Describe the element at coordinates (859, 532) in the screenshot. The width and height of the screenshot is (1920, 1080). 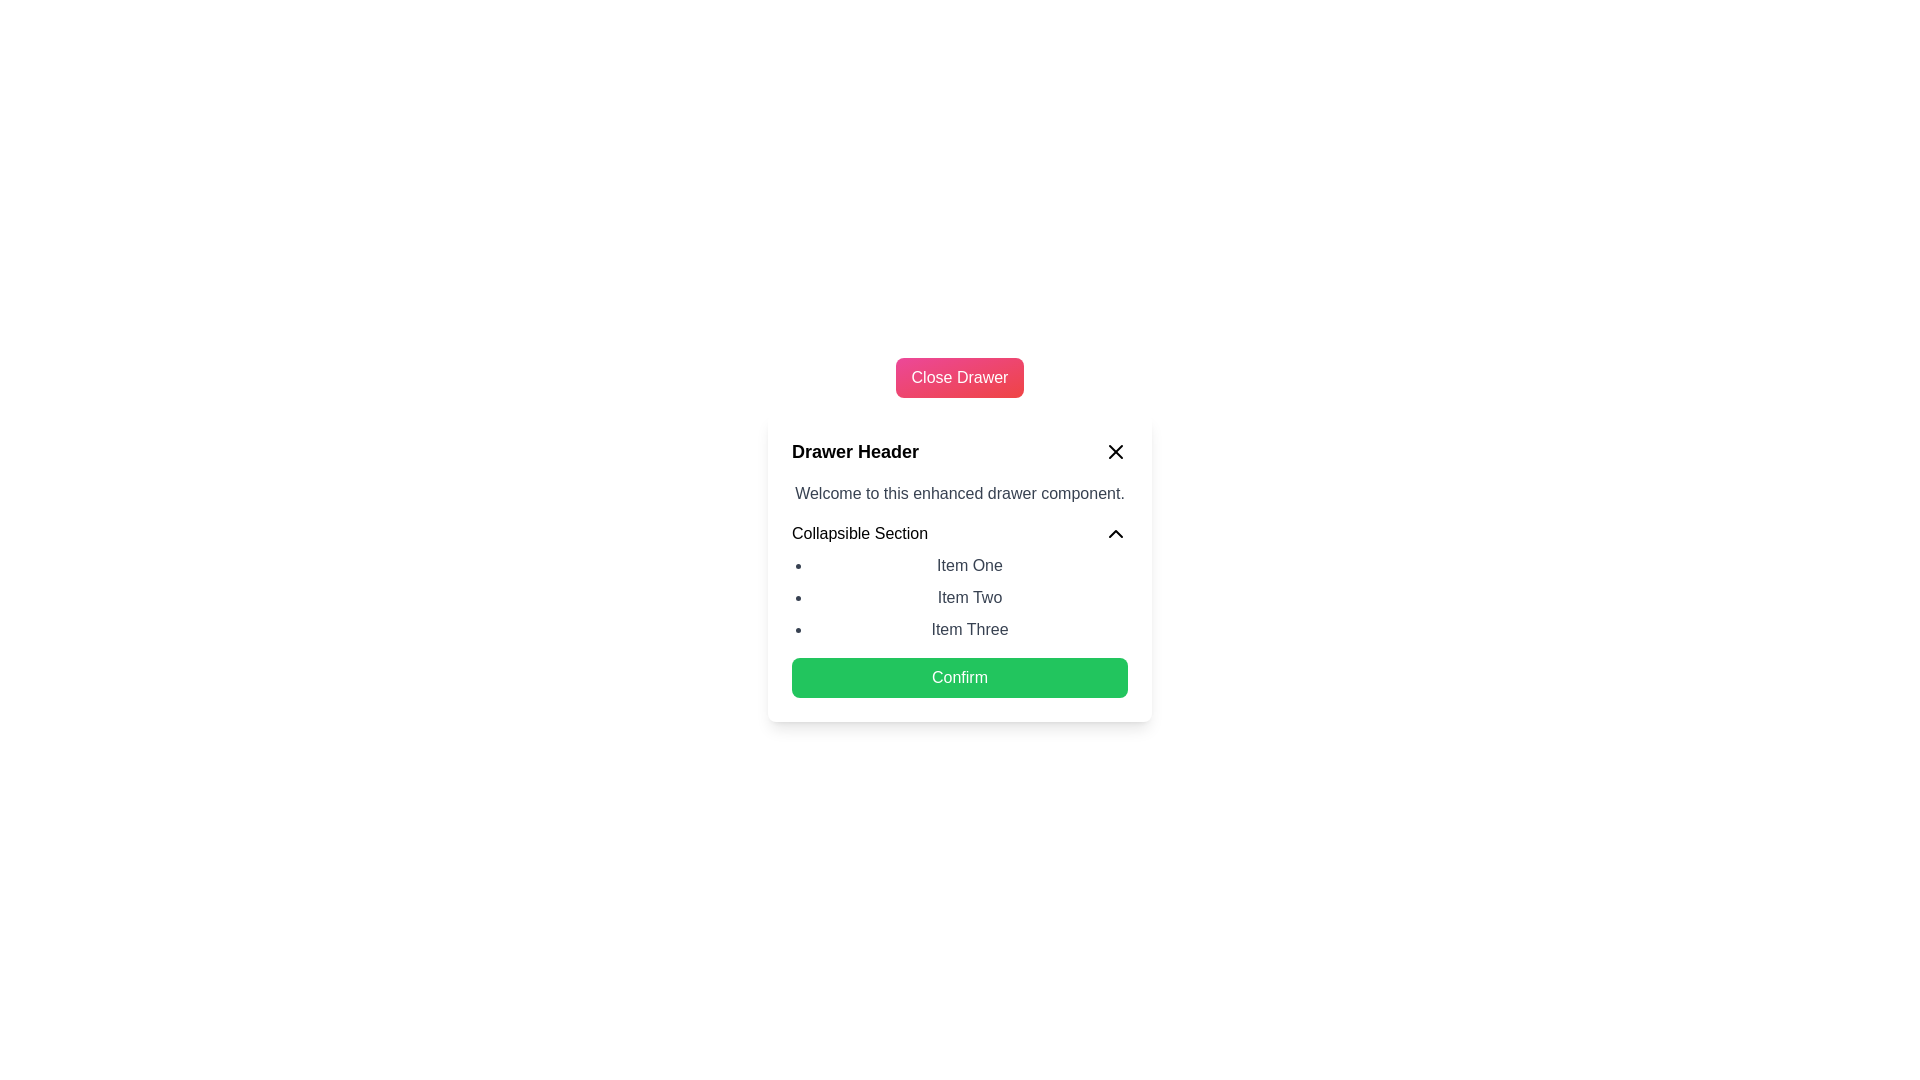
I see `the 'Collapsible Section' header` at that location.